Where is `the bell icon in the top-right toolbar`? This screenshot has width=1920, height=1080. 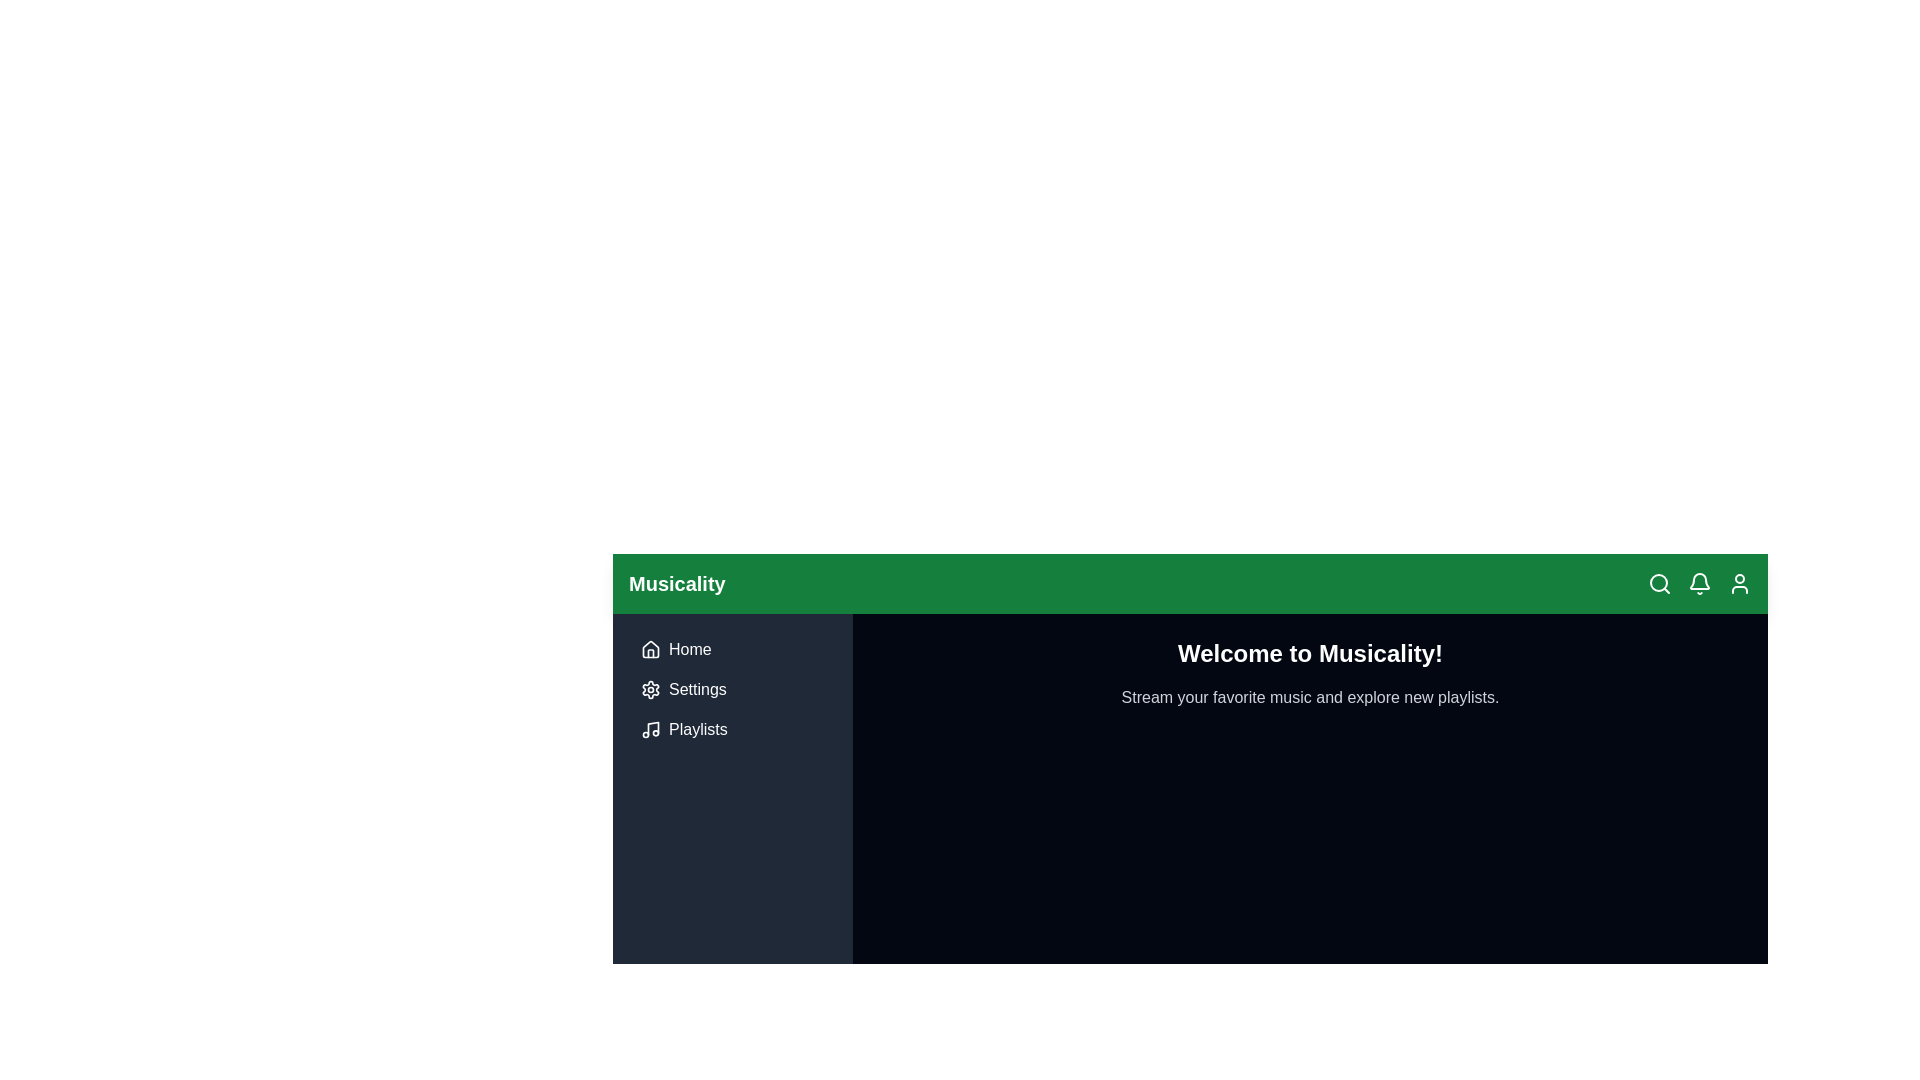
the bell icon in the top-right toolbar is located at coordinates (1698, 583).